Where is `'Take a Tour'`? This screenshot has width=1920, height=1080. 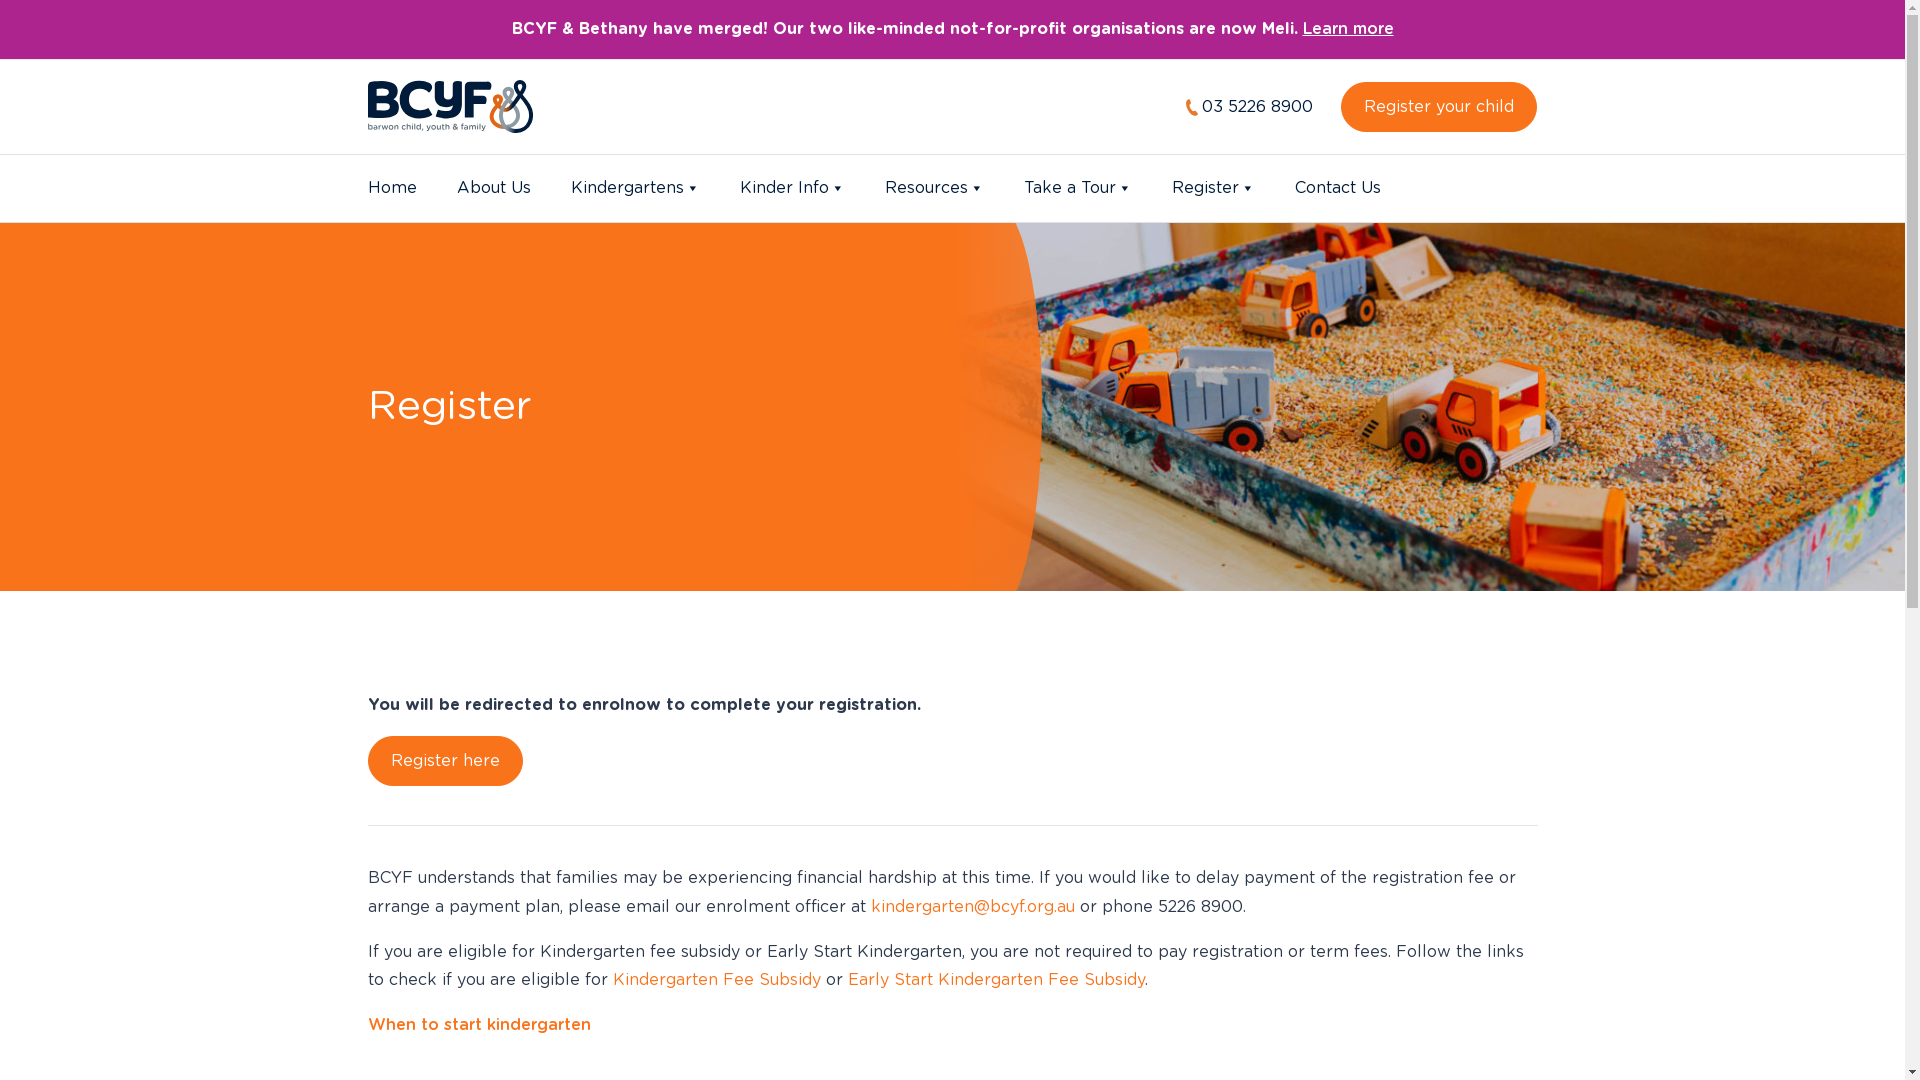
'Take a Tour' is located at coordinates (1023, 188).